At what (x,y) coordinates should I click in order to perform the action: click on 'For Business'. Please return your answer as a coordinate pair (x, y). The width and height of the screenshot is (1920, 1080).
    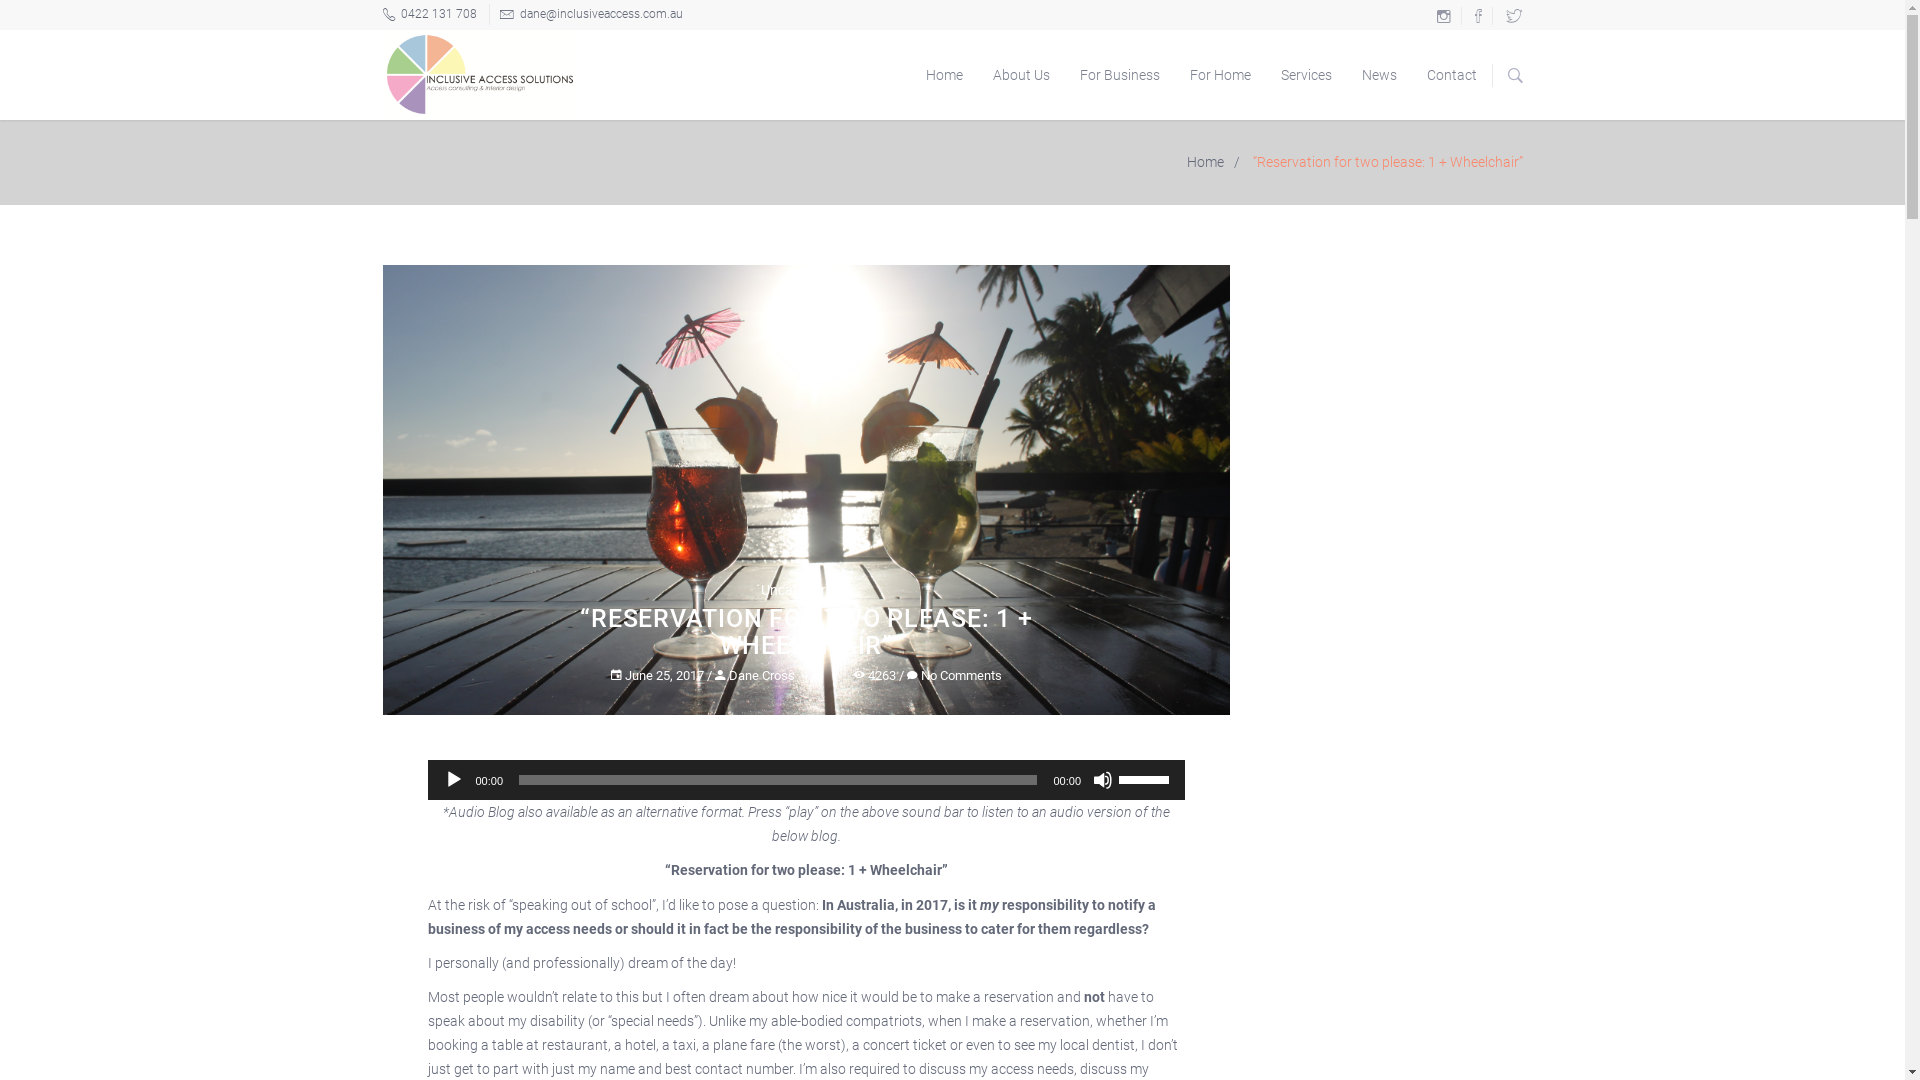
    Looking at the image, I should click on (1117, 73).